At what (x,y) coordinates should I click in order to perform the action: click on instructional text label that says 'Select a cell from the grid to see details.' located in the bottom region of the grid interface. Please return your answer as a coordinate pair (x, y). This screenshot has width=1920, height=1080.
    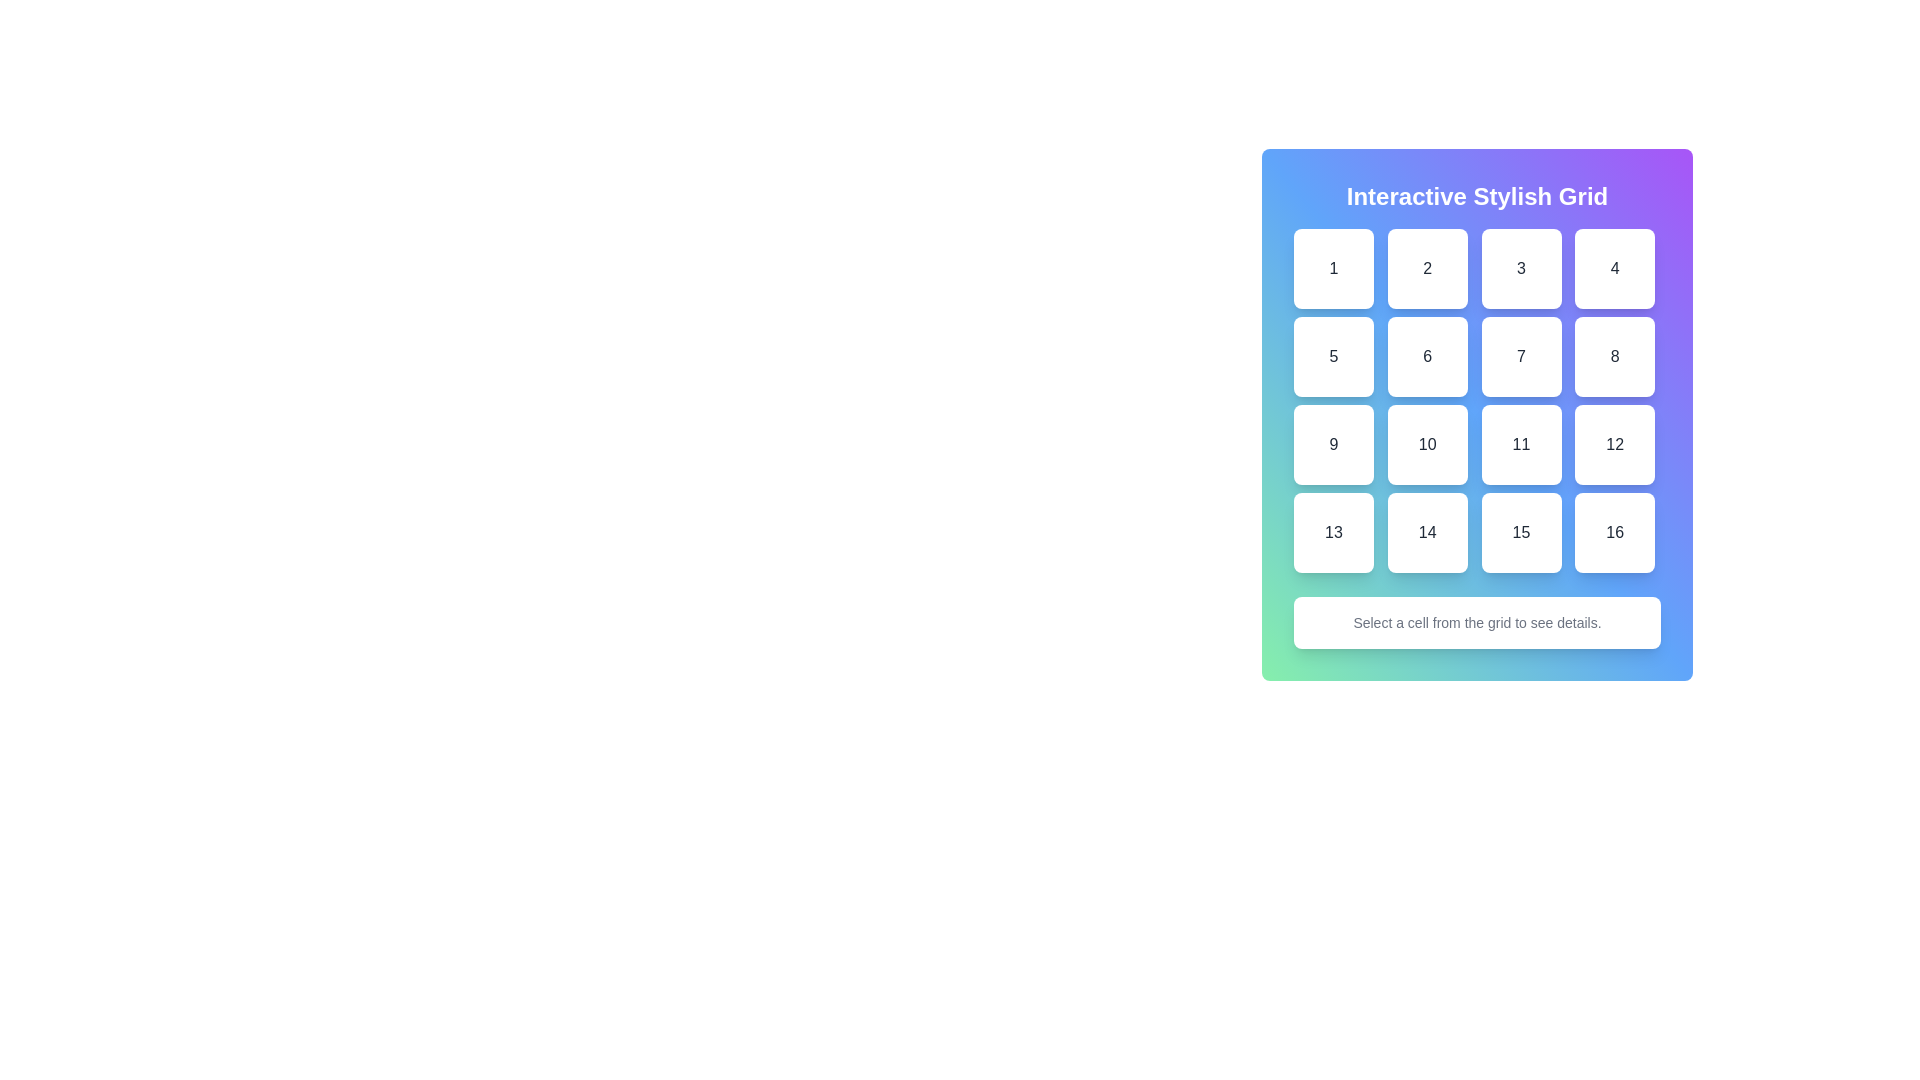
    Looking at the image, I should click on (1477, 622).